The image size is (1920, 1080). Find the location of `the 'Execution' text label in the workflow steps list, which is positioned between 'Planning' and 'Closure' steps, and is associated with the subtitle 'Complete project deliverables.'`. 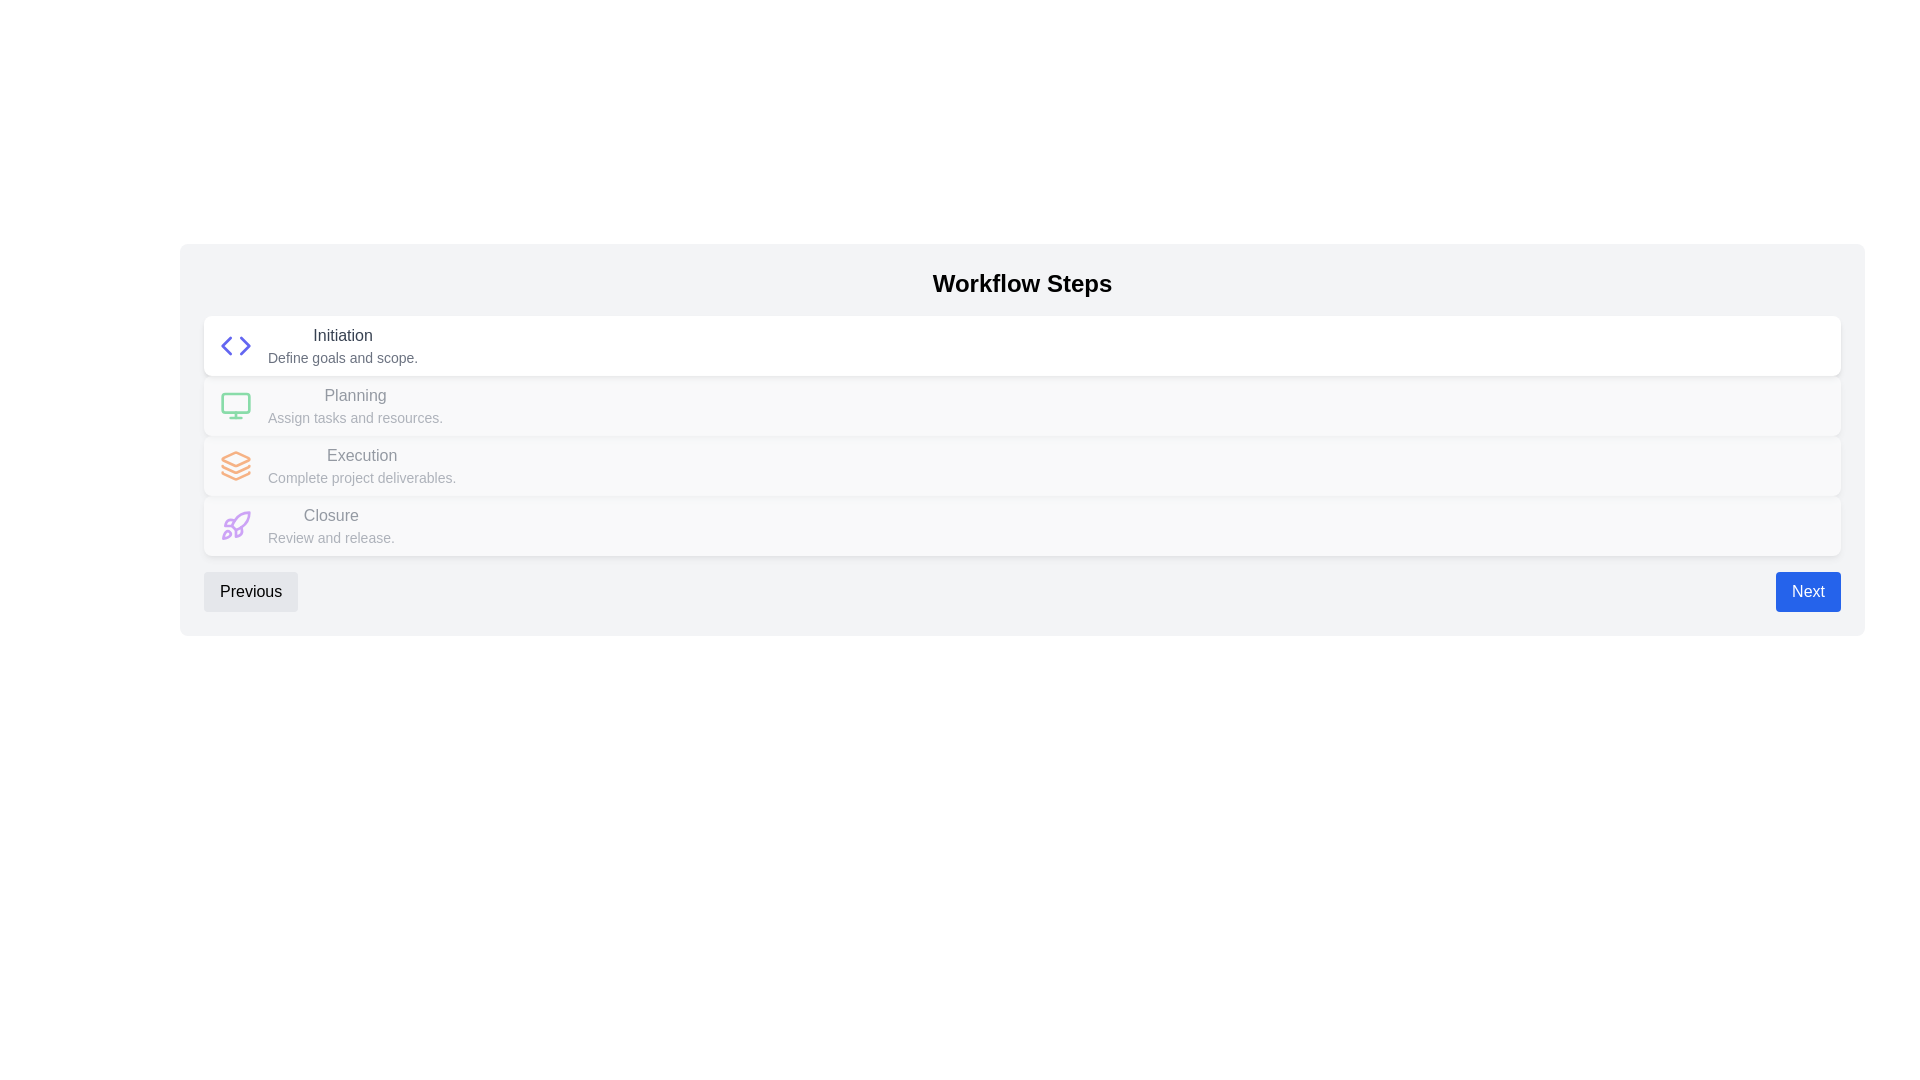

the 'Execution' text label in the workflow steps list, which is positioned between 'Planning' and 'Closure' steps, and is associated with the subtitle 'Complete project deliverables.' is located at coordinates (362, 455).